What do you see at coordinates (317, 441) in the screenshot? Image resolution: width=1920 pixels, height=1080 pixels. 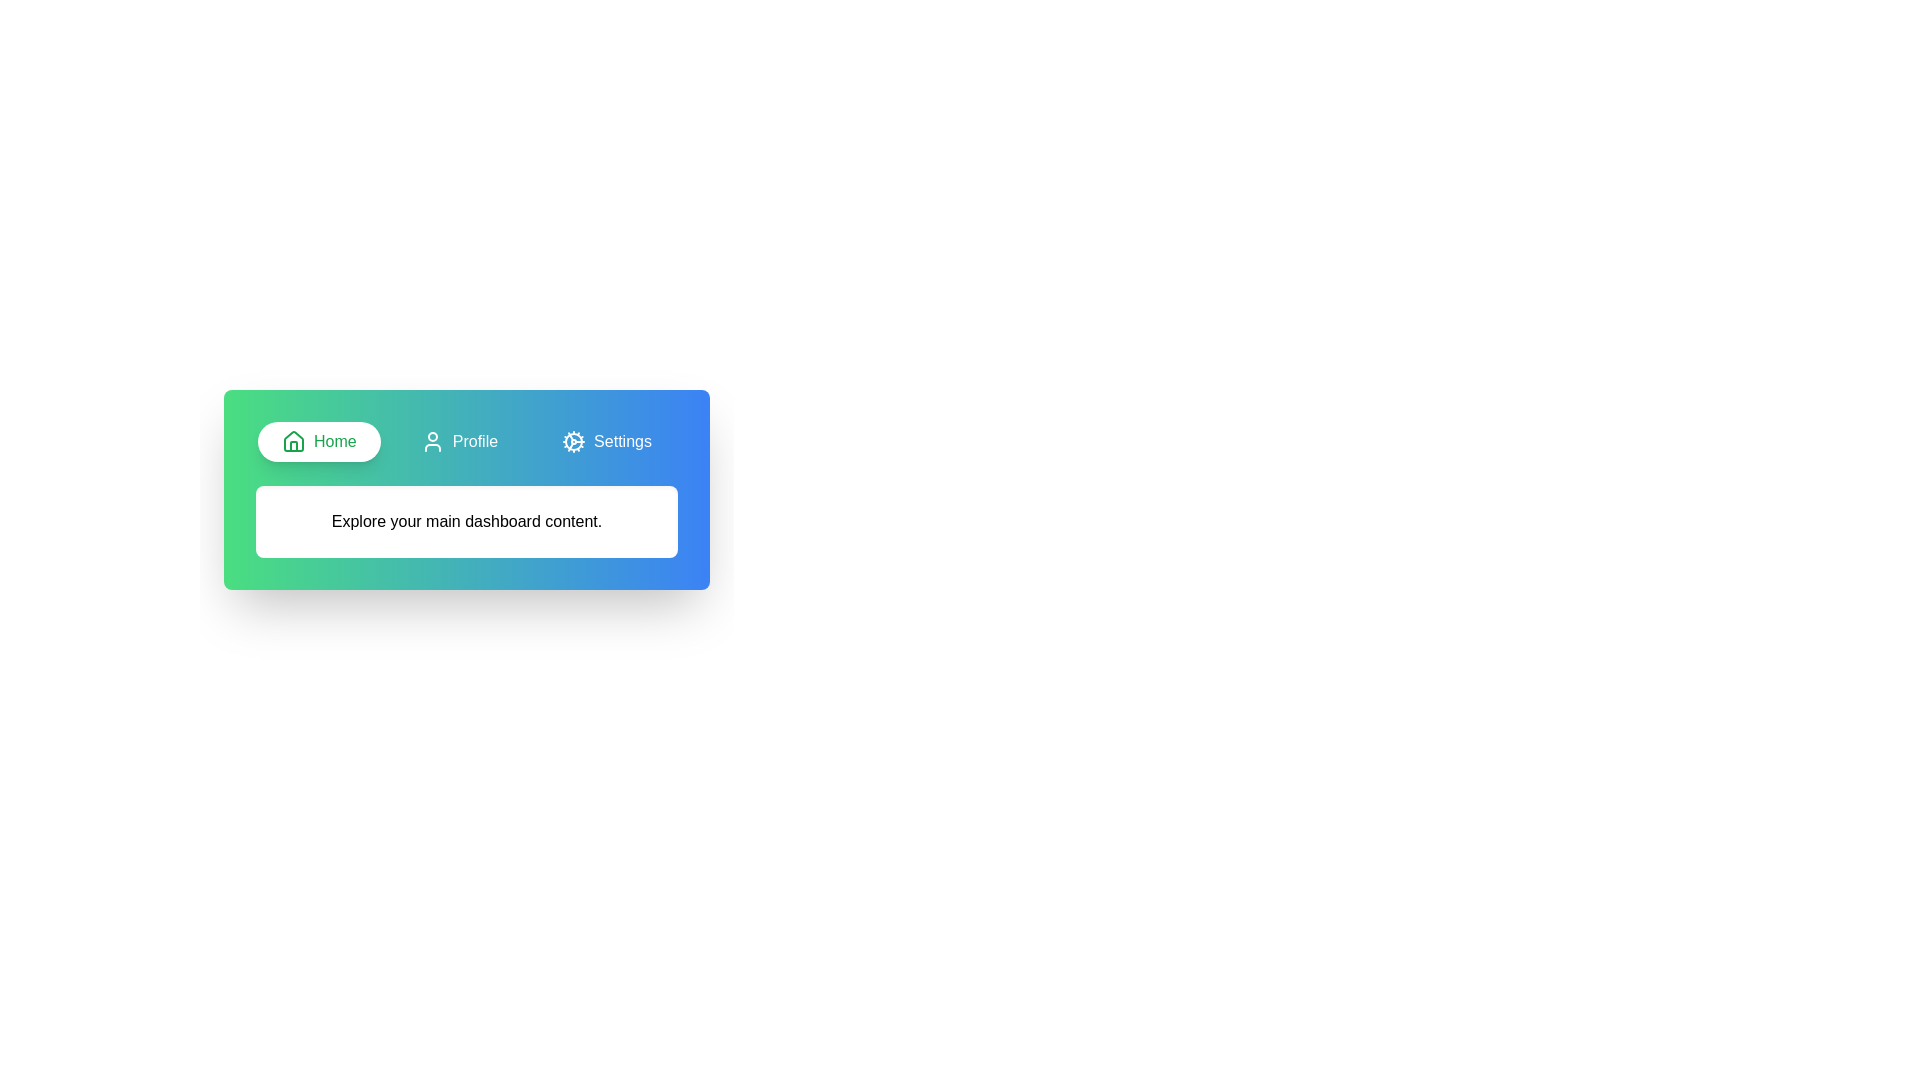 I see `the Home tab` at bounding box center [317, 441].